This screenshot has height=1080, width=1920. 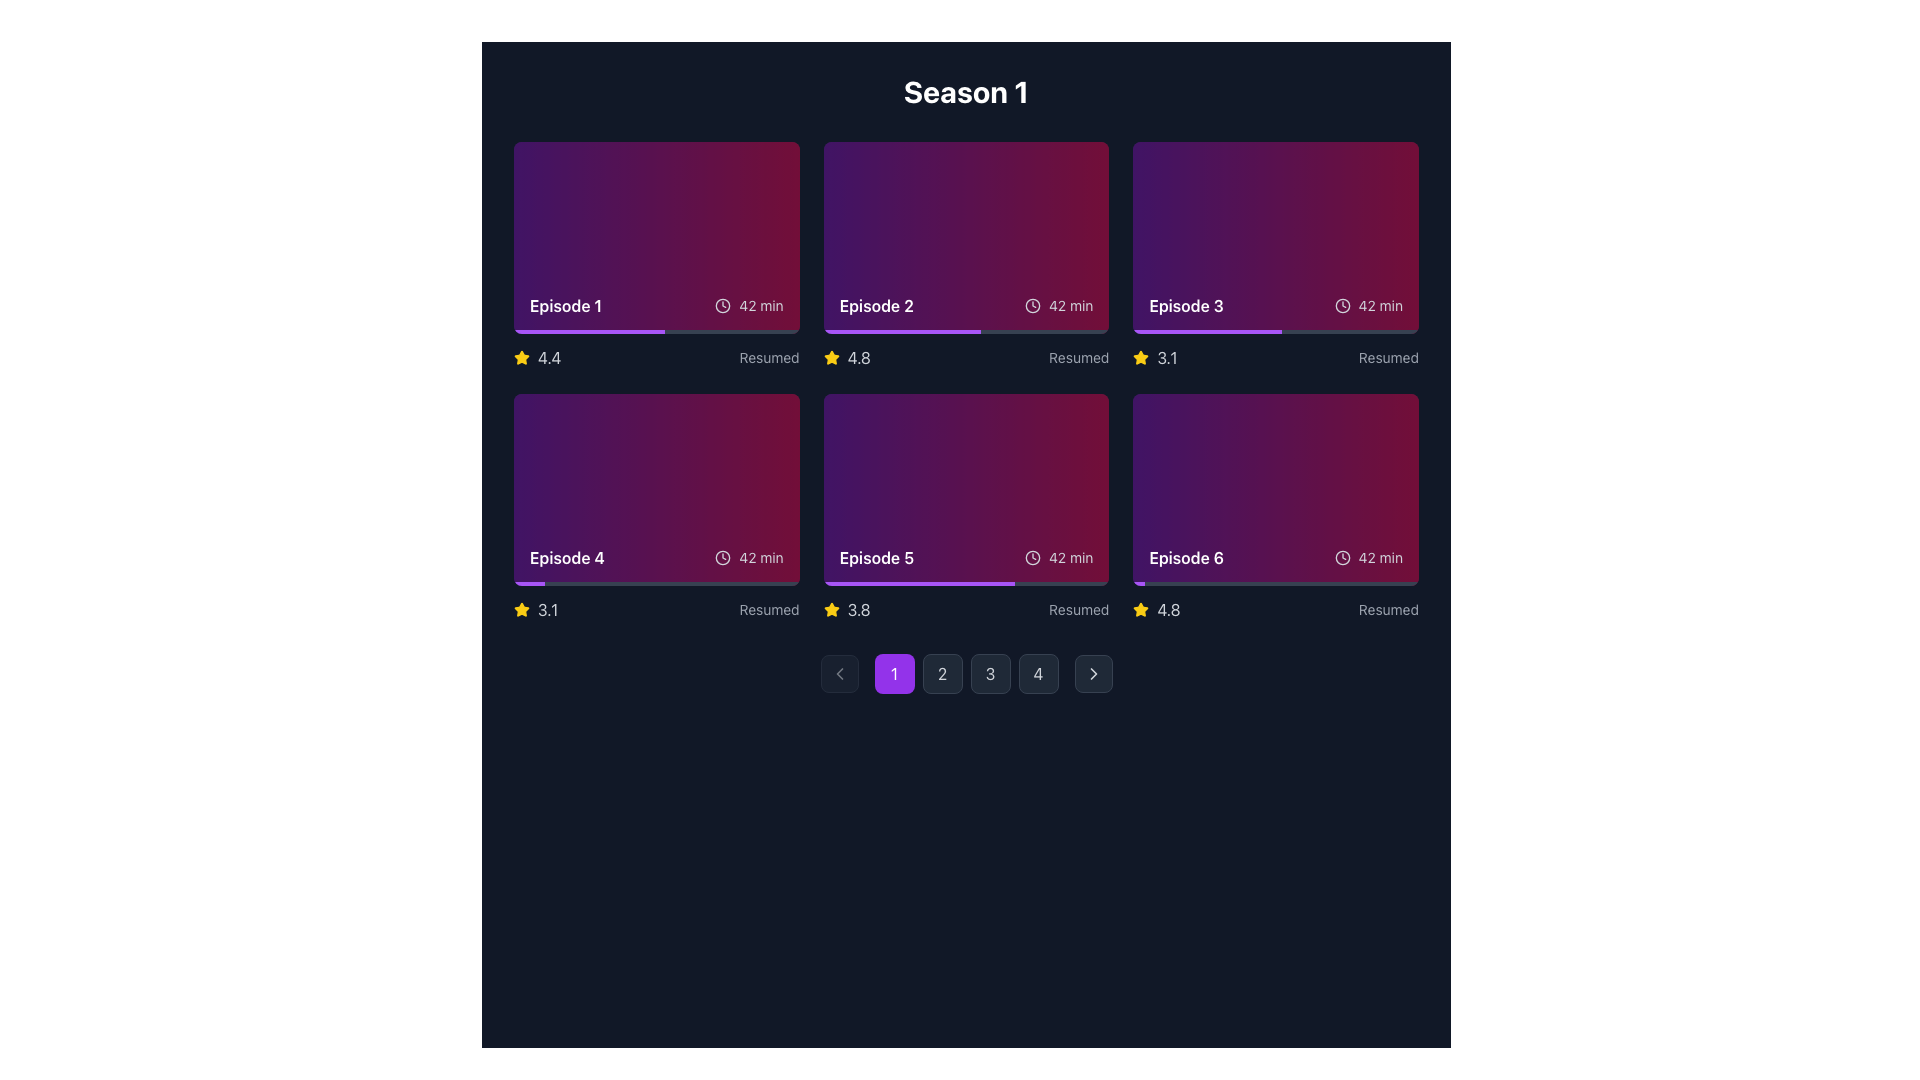 I want to click on the second card in the top row of the grid layout, so click(x=966, y=254).